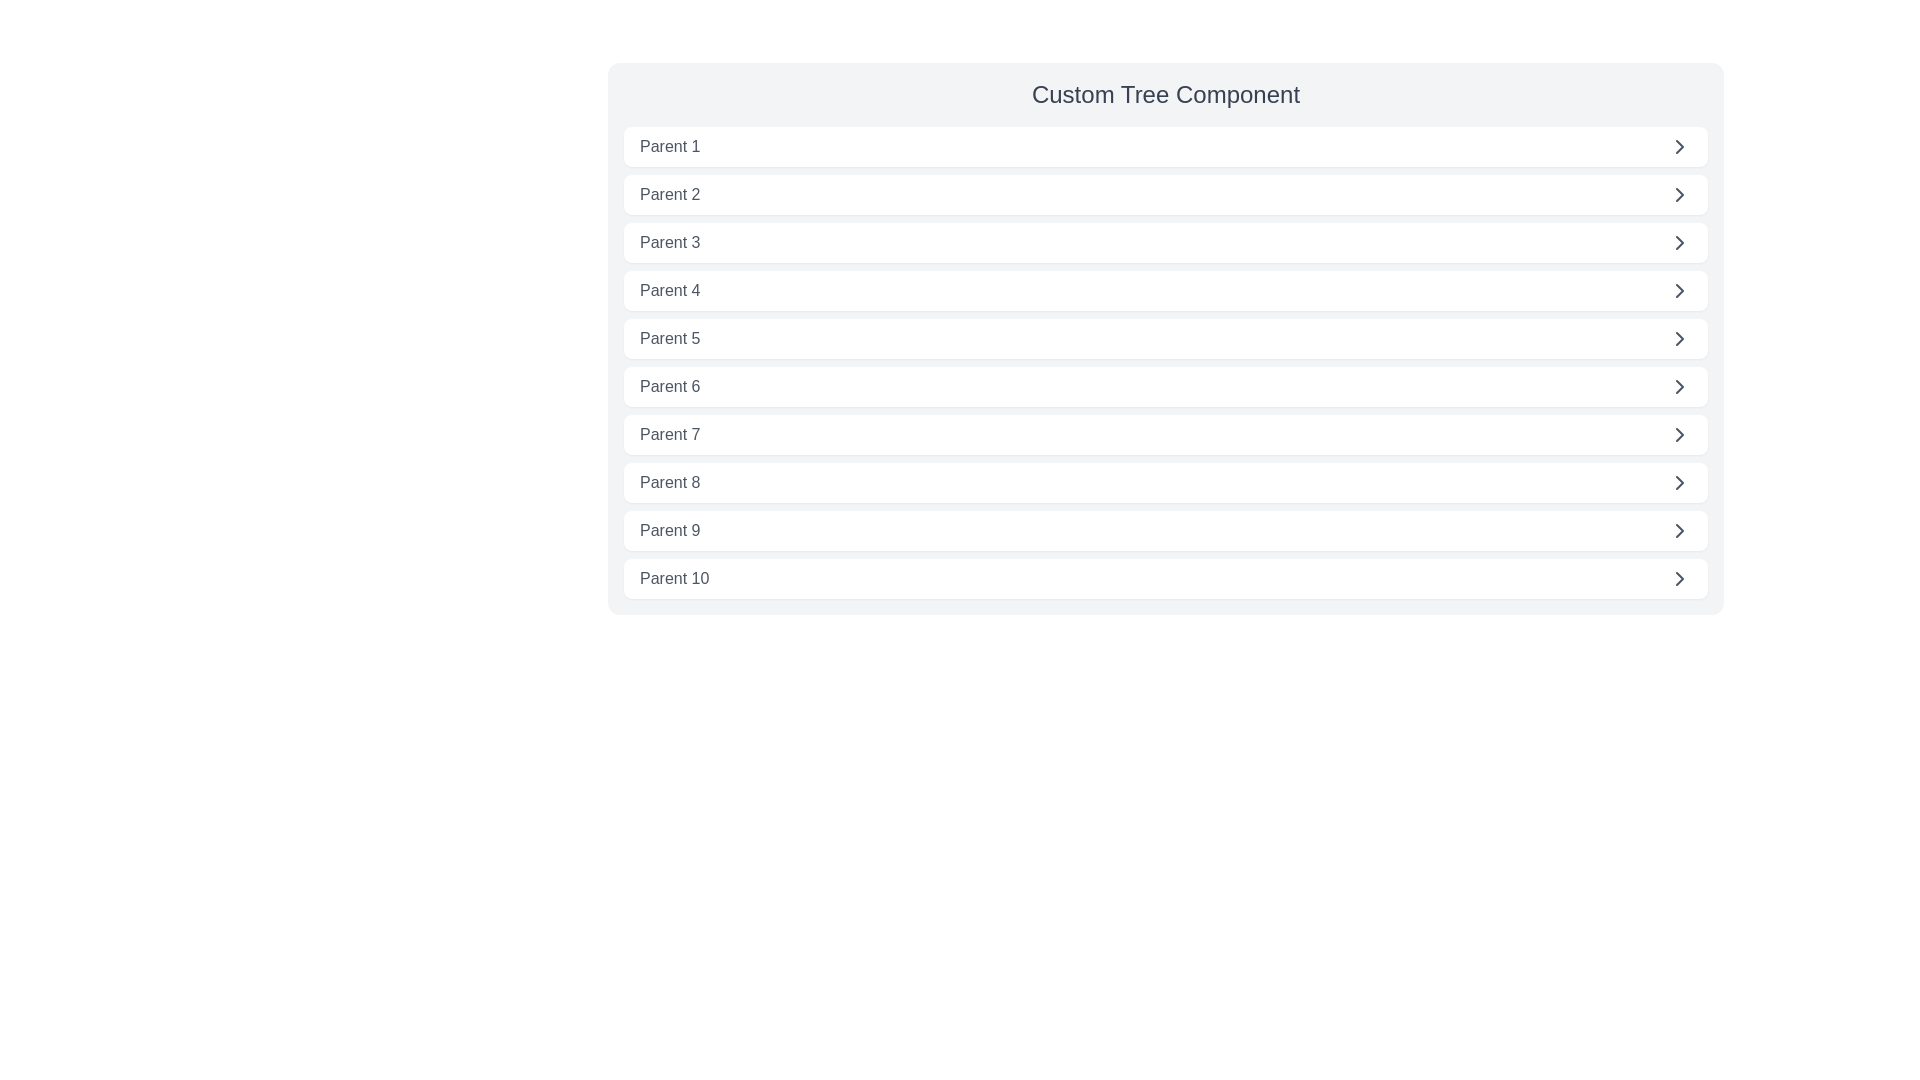  Describe the element at coordinates (1166, 578) in the screenshot. I see `the last list item in the 'Custom Tree Component'` at that location.